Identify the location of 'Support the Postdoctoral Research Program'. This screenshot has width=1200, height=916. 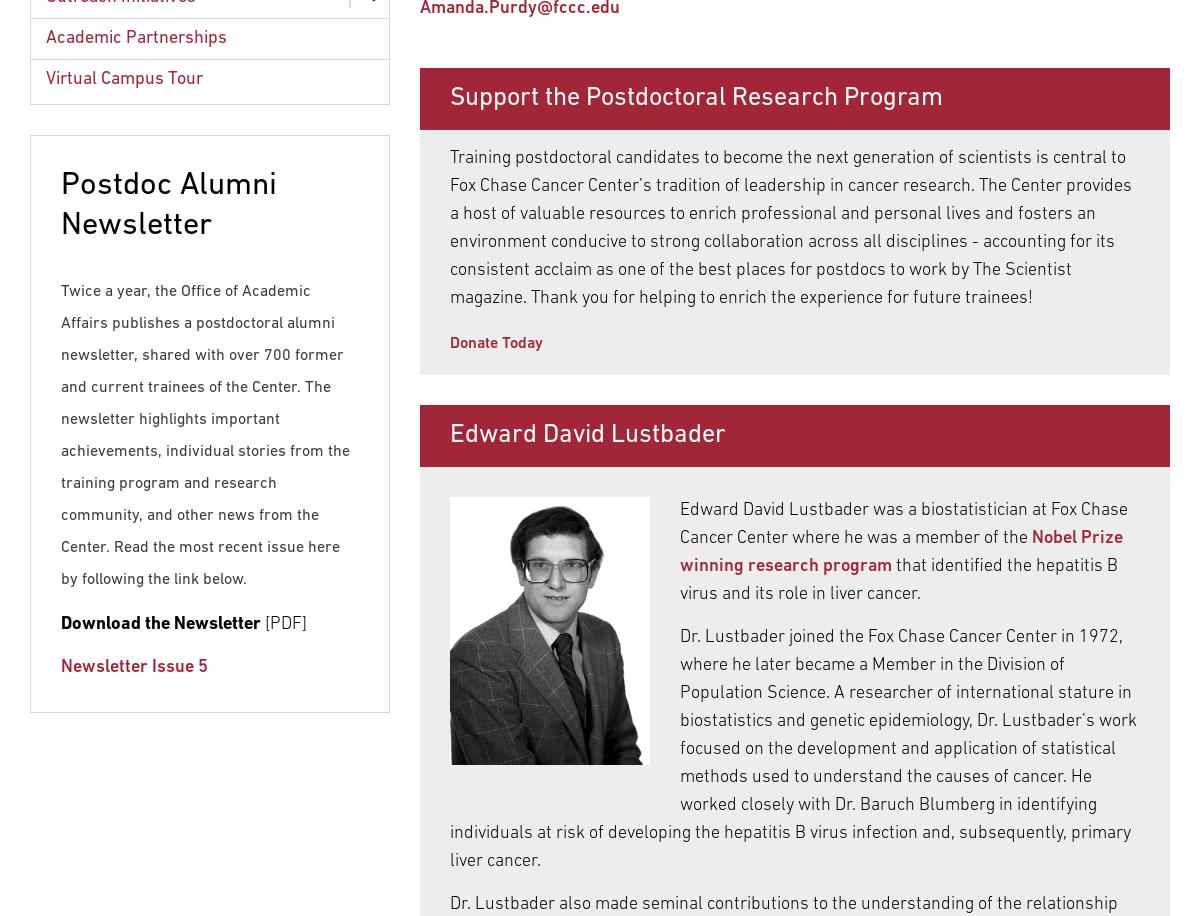
(696, 96).